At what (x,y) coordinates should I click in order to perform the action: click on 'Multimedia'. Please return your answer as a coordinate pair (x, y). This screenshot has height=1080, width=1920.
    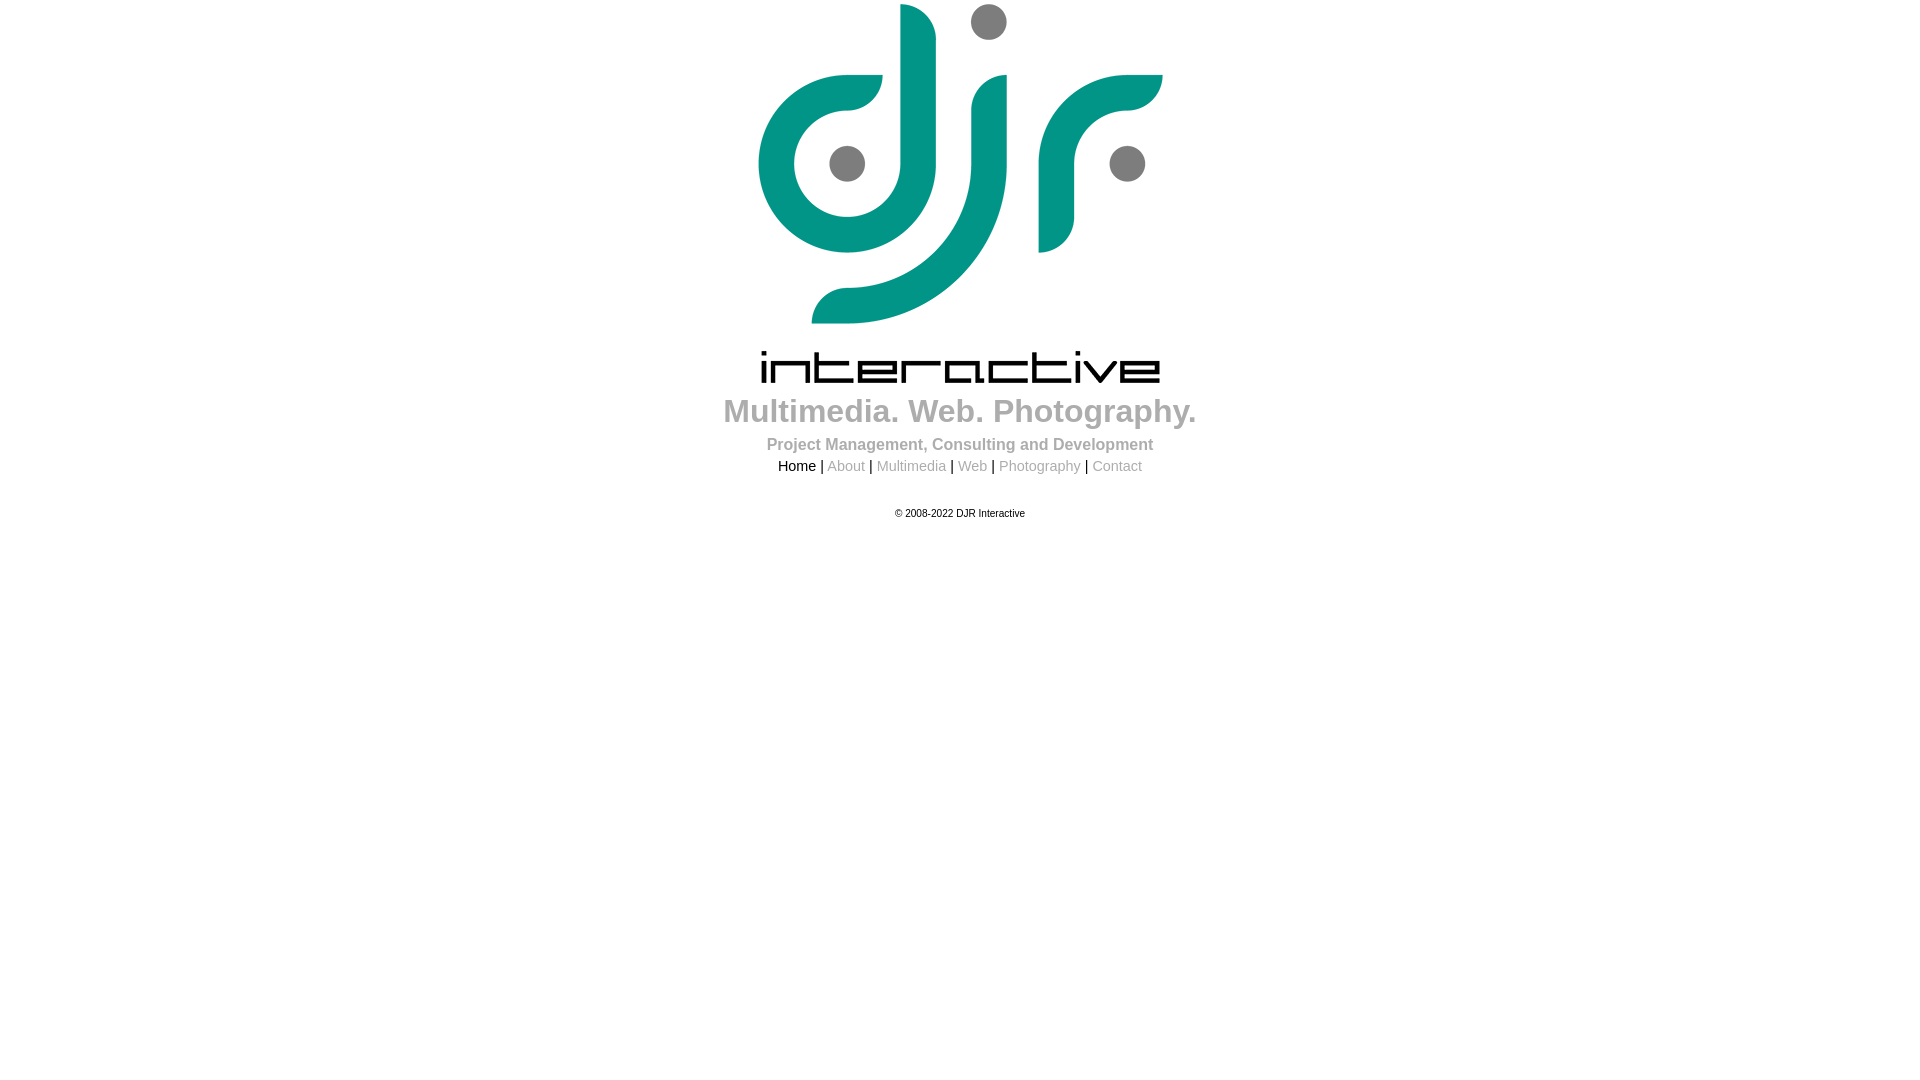
    Looking at the image, I should click on (911, 466).